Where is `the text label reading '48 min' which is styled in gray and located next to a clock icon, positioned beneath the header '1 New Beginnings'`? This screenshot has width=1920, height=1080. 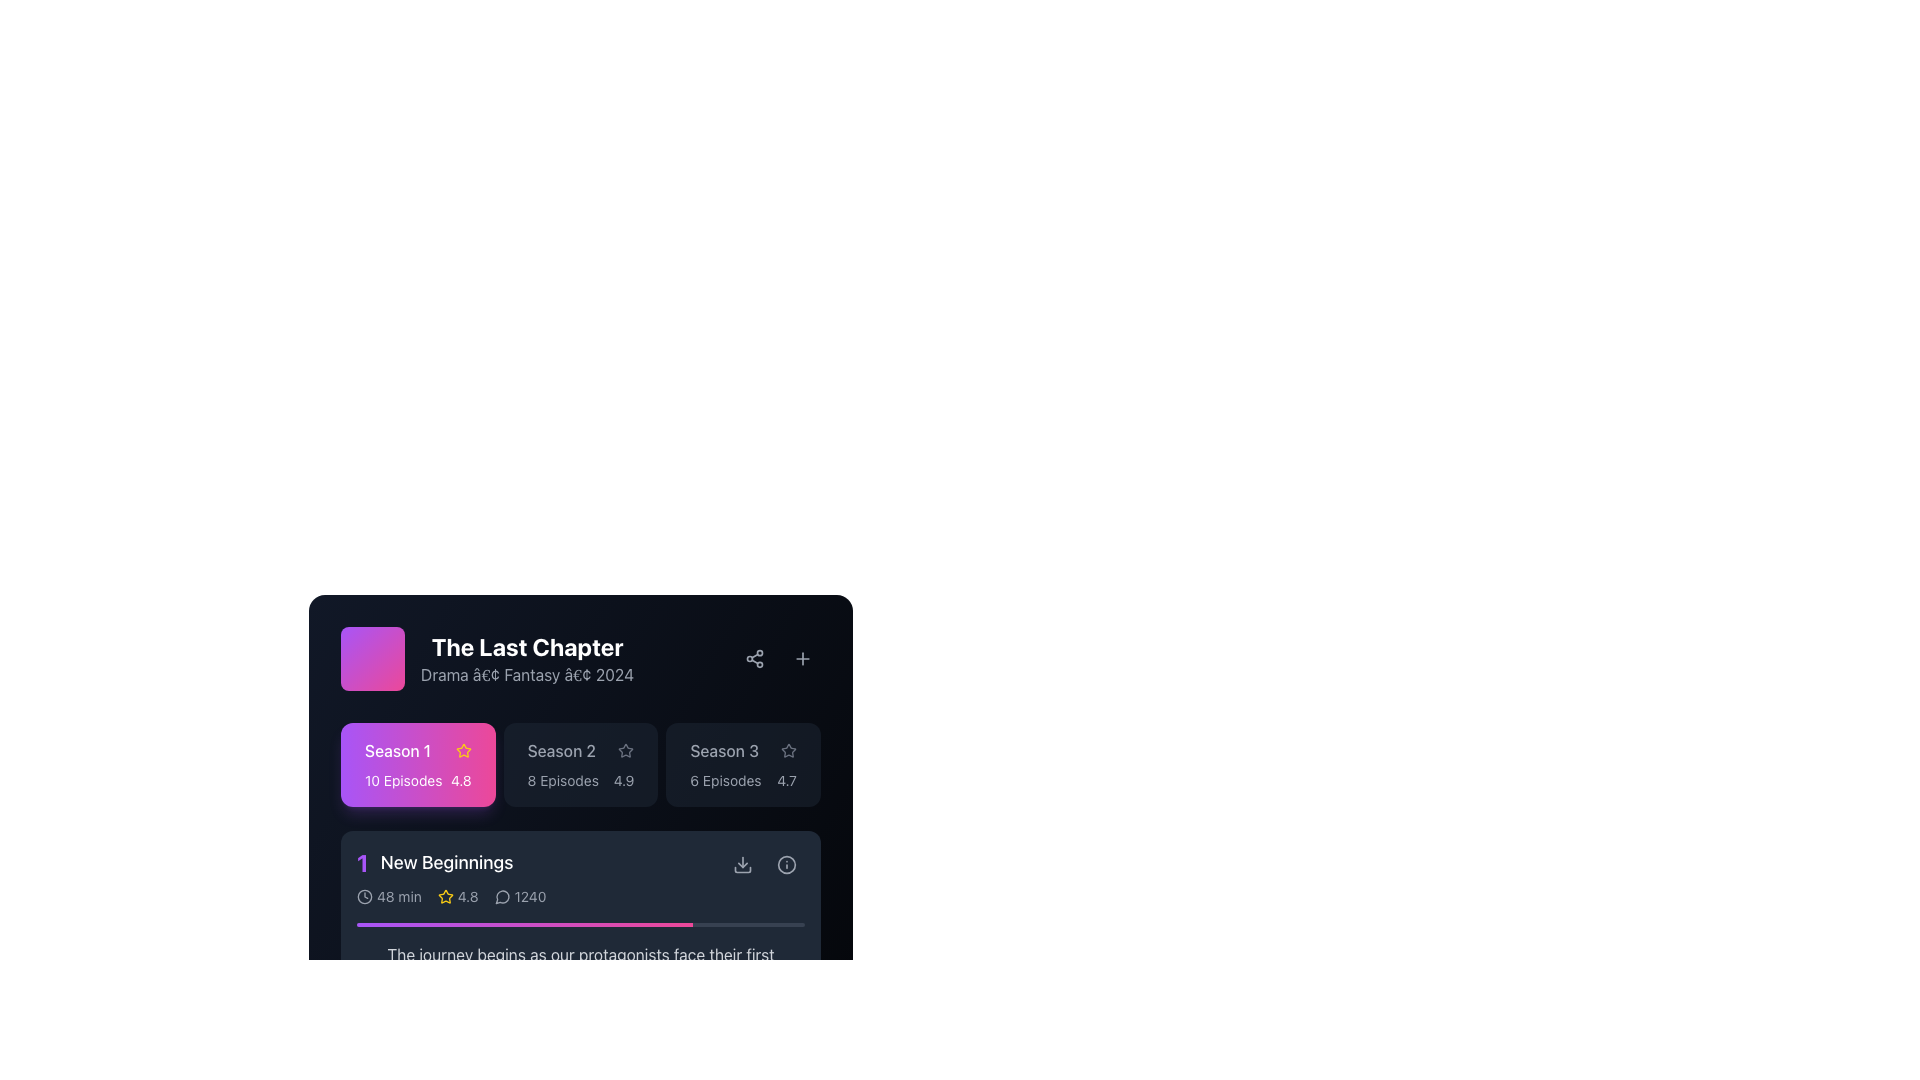 the text label reading '48 min' which is styled in gray and located next to a clock icon, positioned beneath the header '1 New Beginnings' is located at coordinates (399, 896).